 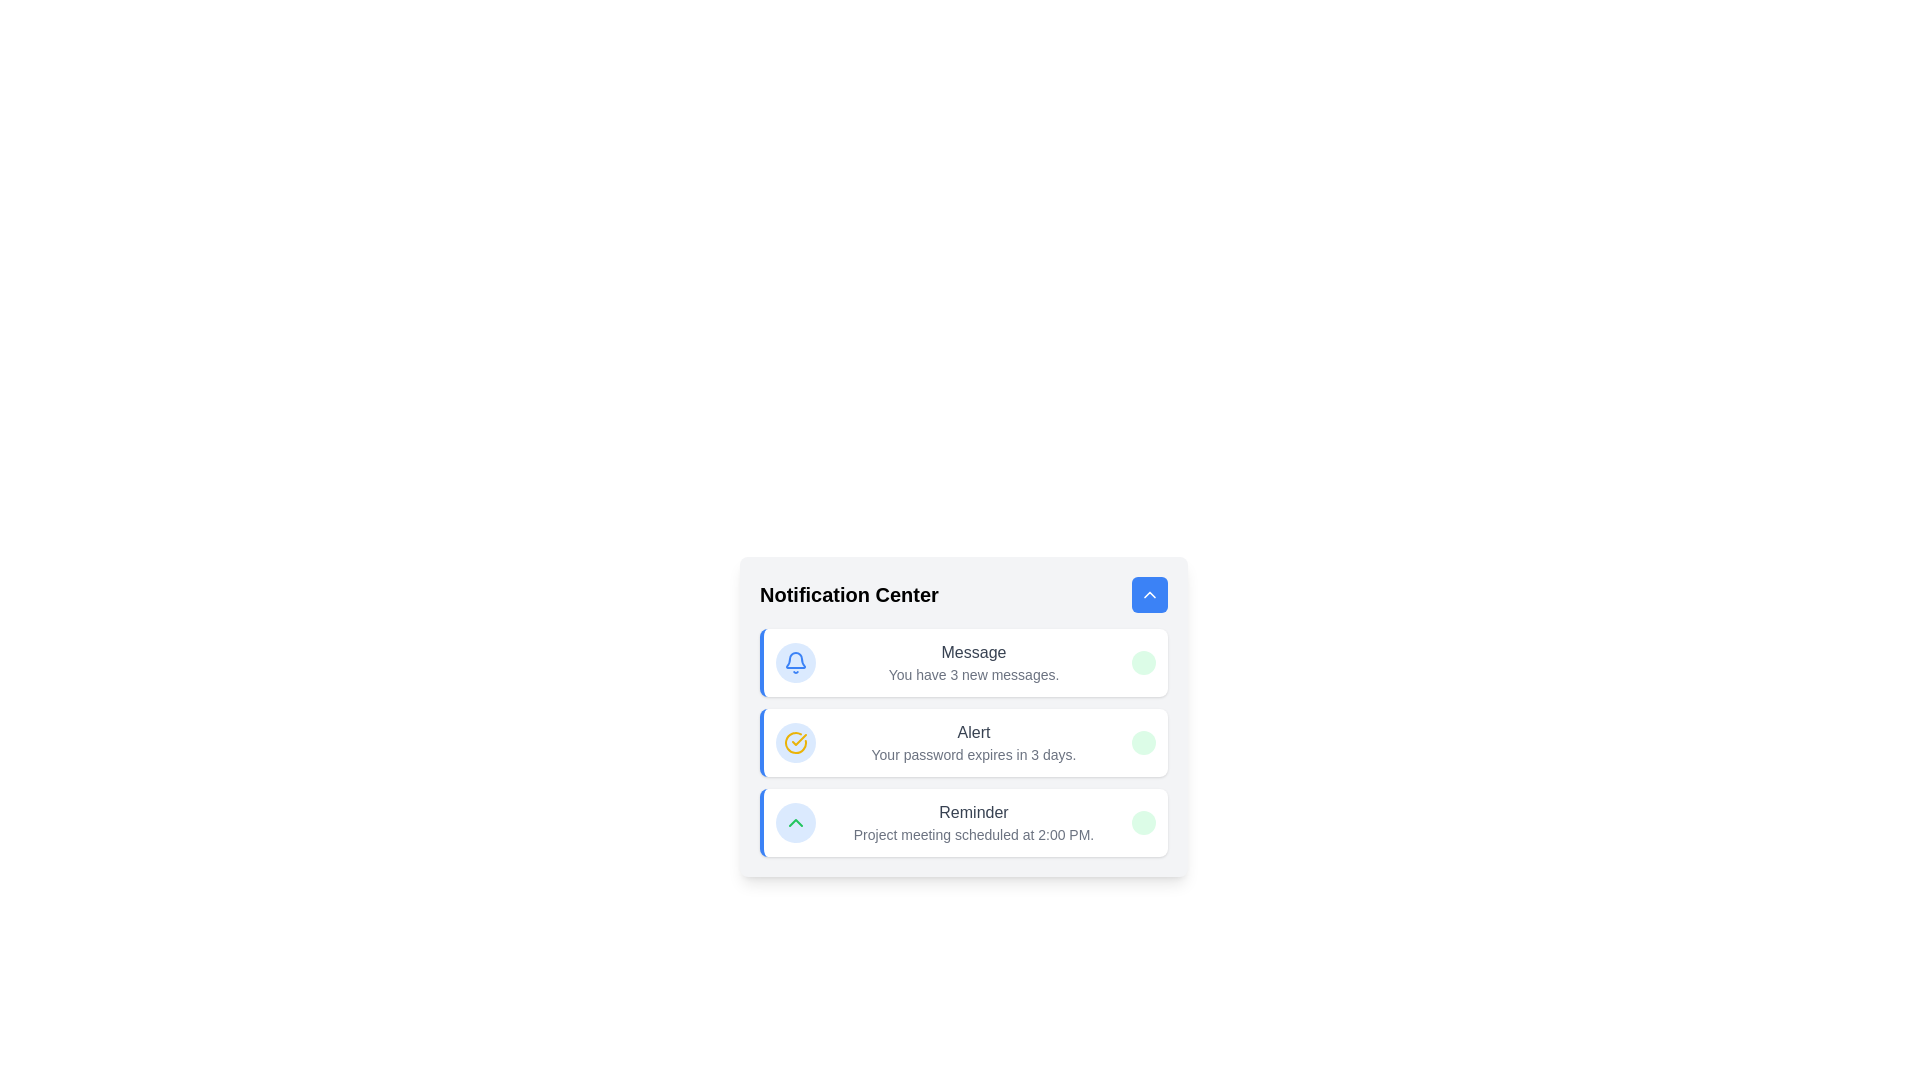 What do you see at coordinates (795, 822) in the screenshot?
I see `the toggle button located at the top-right corner of the notification widget interface to change its visual state` at bounding box center [795, 822].